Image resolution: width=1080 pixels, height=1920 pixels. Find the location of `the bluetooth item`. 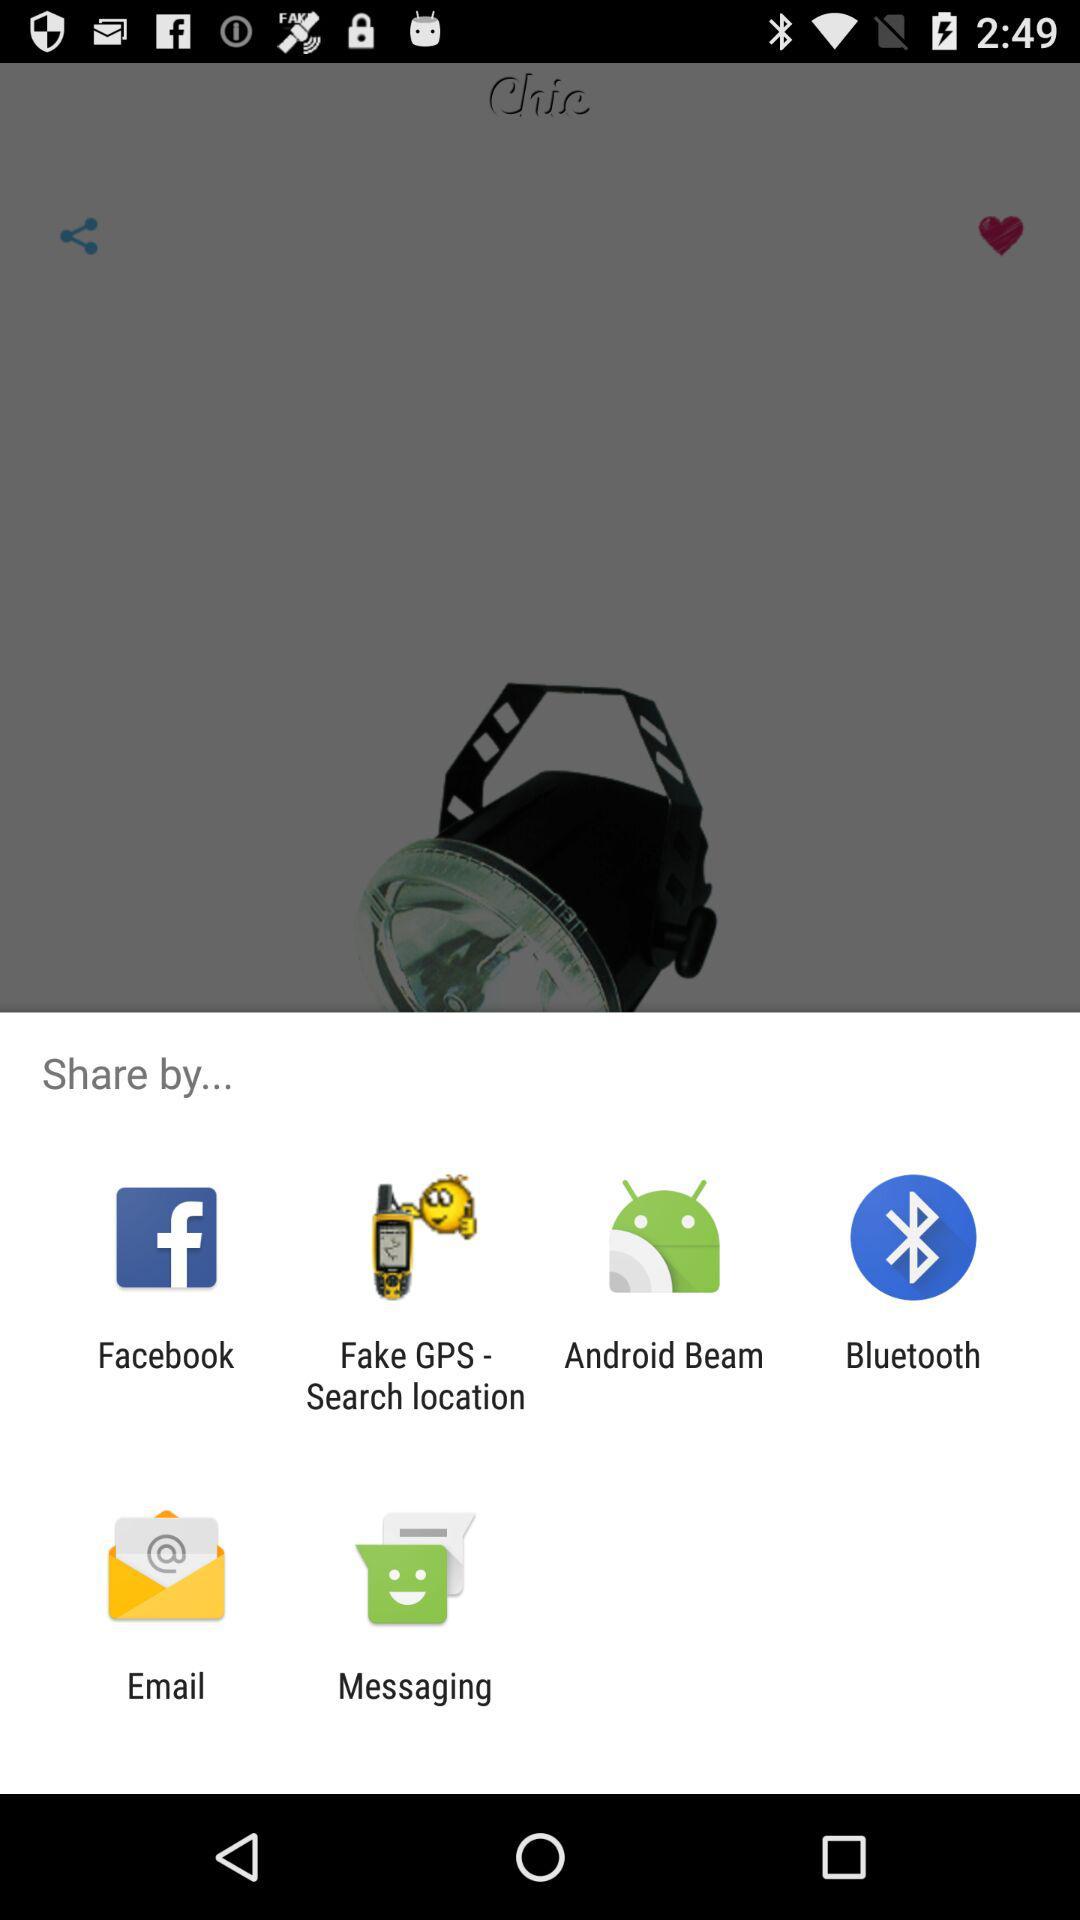

the bluetooth item is located at coordinates (913, 1374).